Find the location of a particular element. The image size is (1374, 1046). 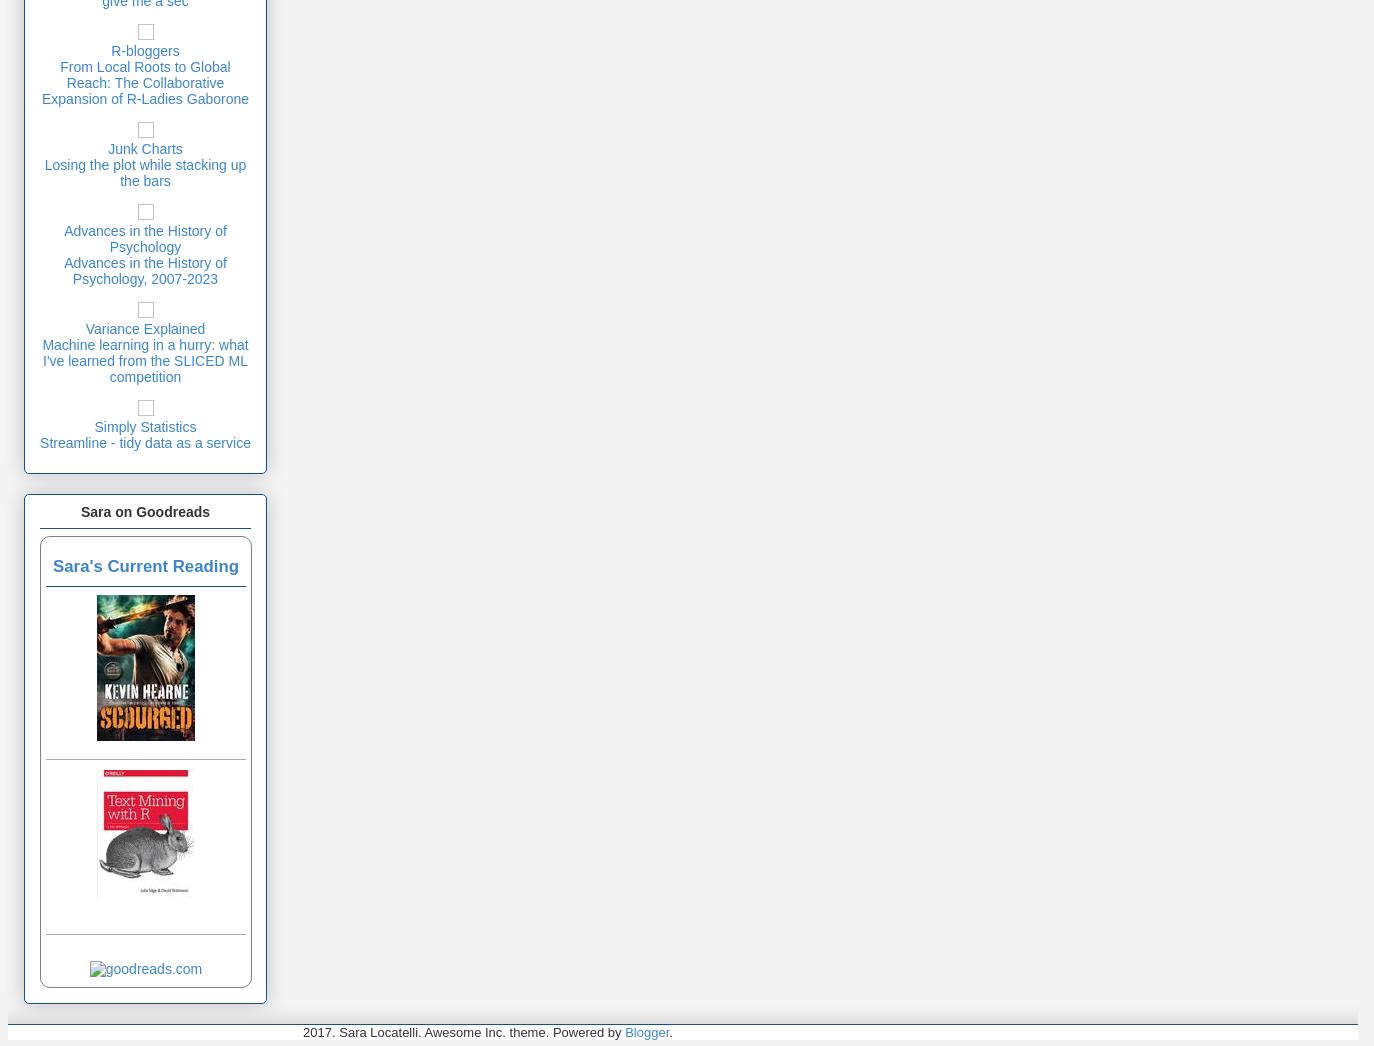

'Simply Statistics' is located at coordinates (143, 425).